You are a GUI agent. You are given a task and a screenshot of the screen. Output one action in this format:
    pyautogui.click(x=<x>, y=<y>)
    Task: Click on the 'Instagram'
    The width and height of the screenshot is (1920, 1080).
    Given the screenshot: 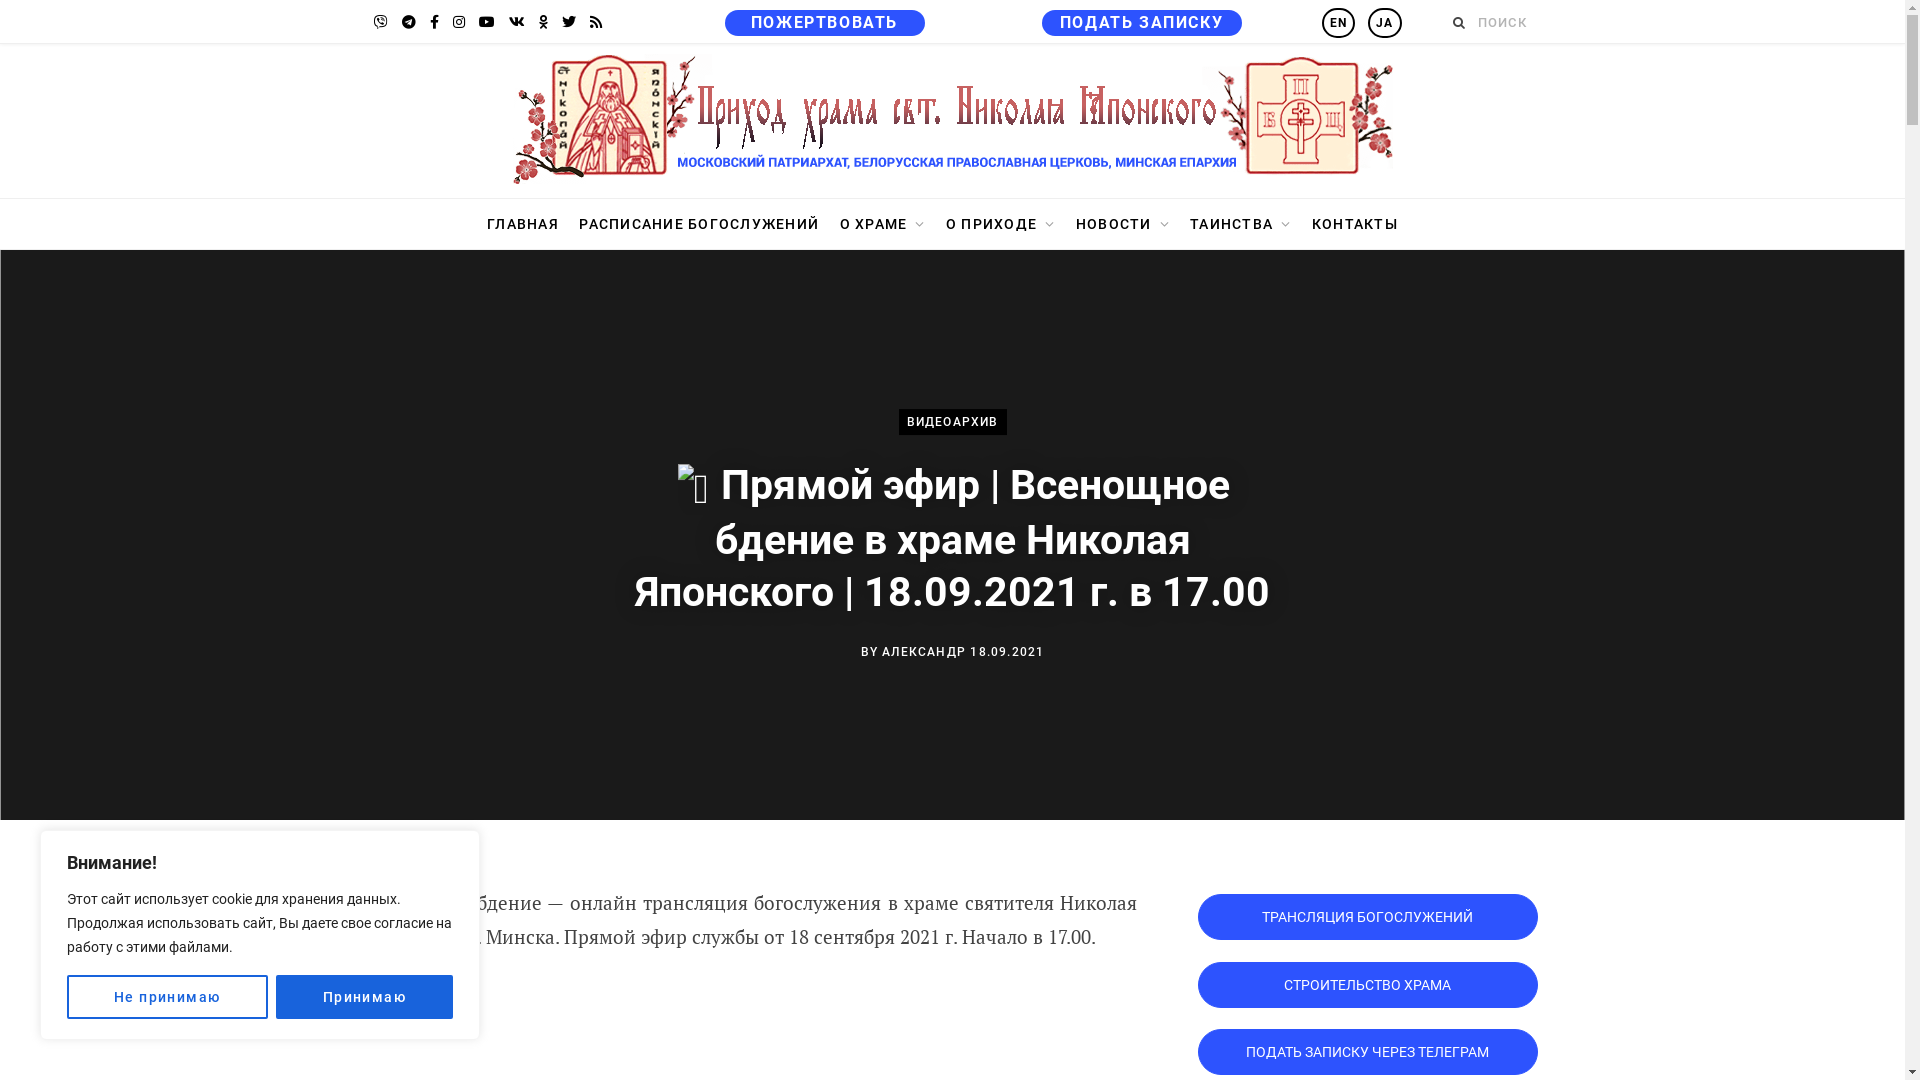 What is the action you would take?
    pyautogui.click(x=445, y=22)
    